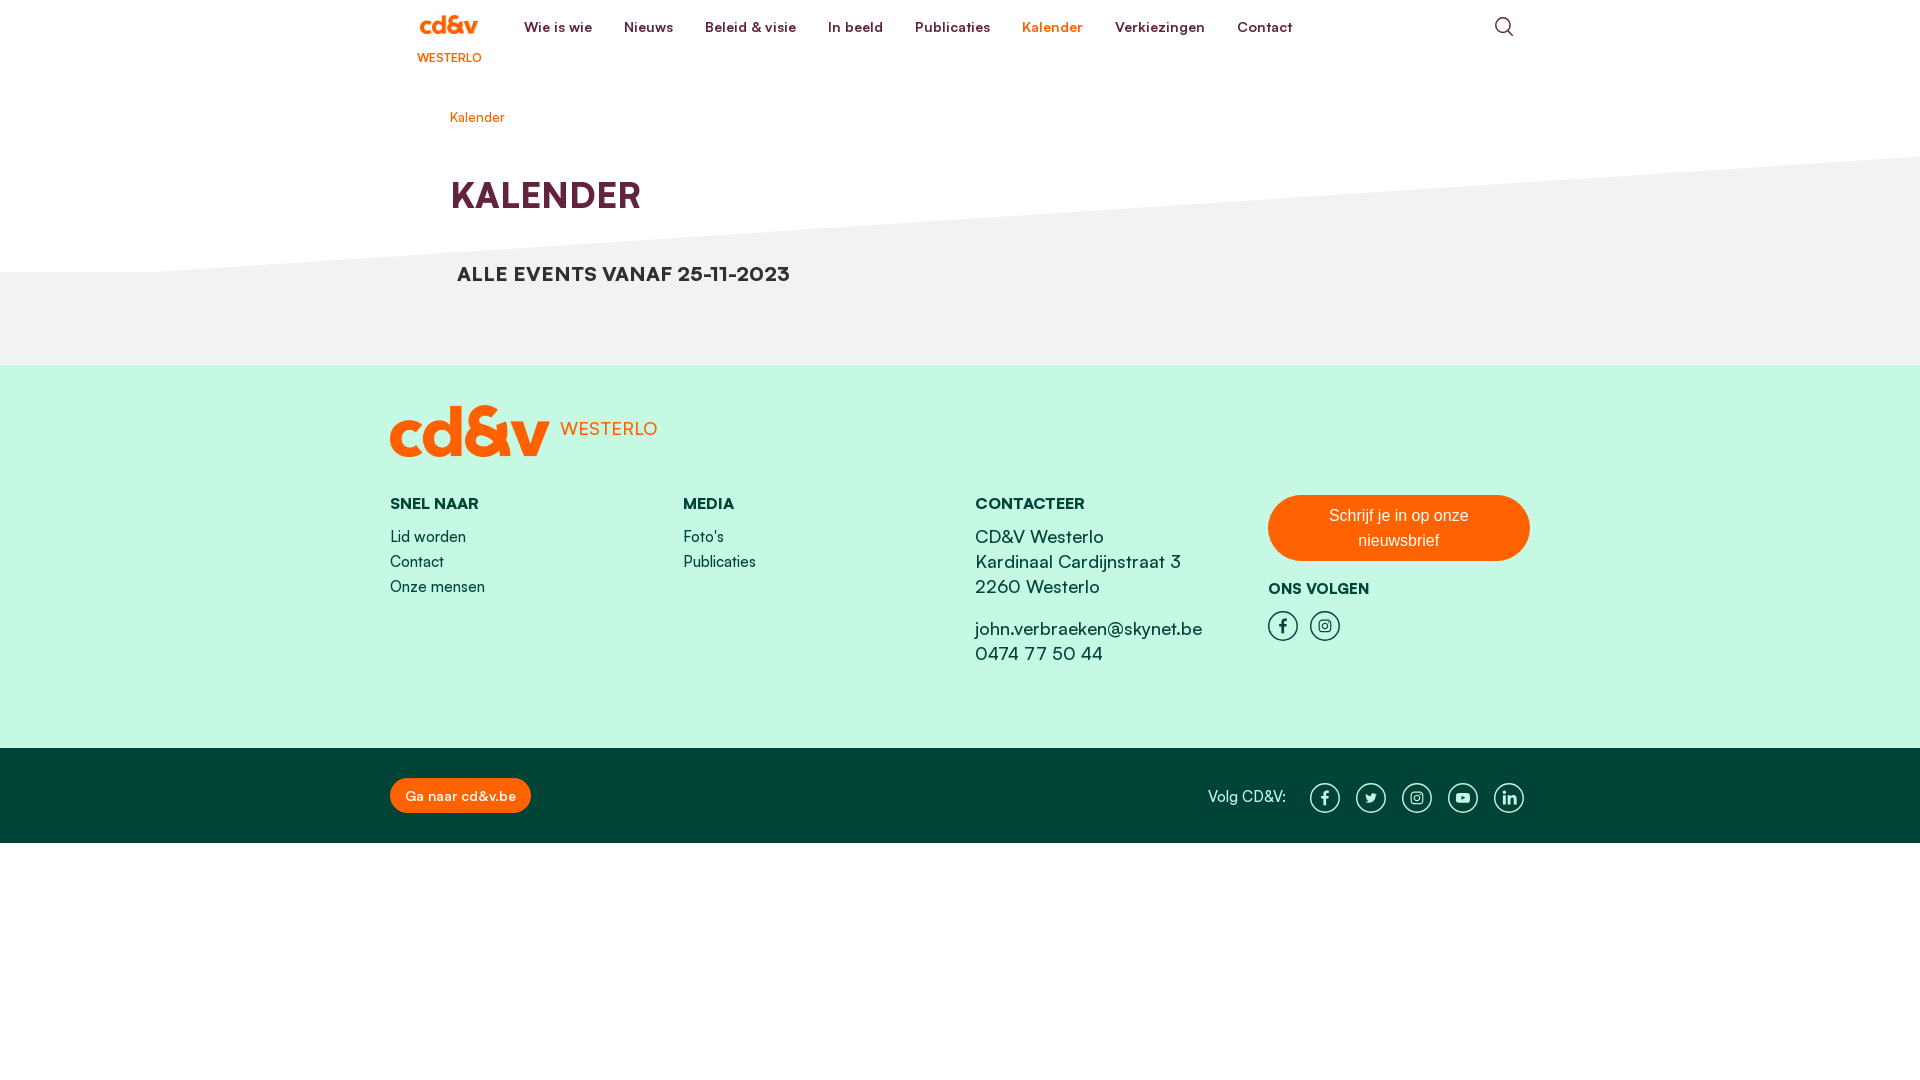 The height and width of the screenshot is (1080, 1920). I want to click on 'Beleid & visie', so click(749, 27).